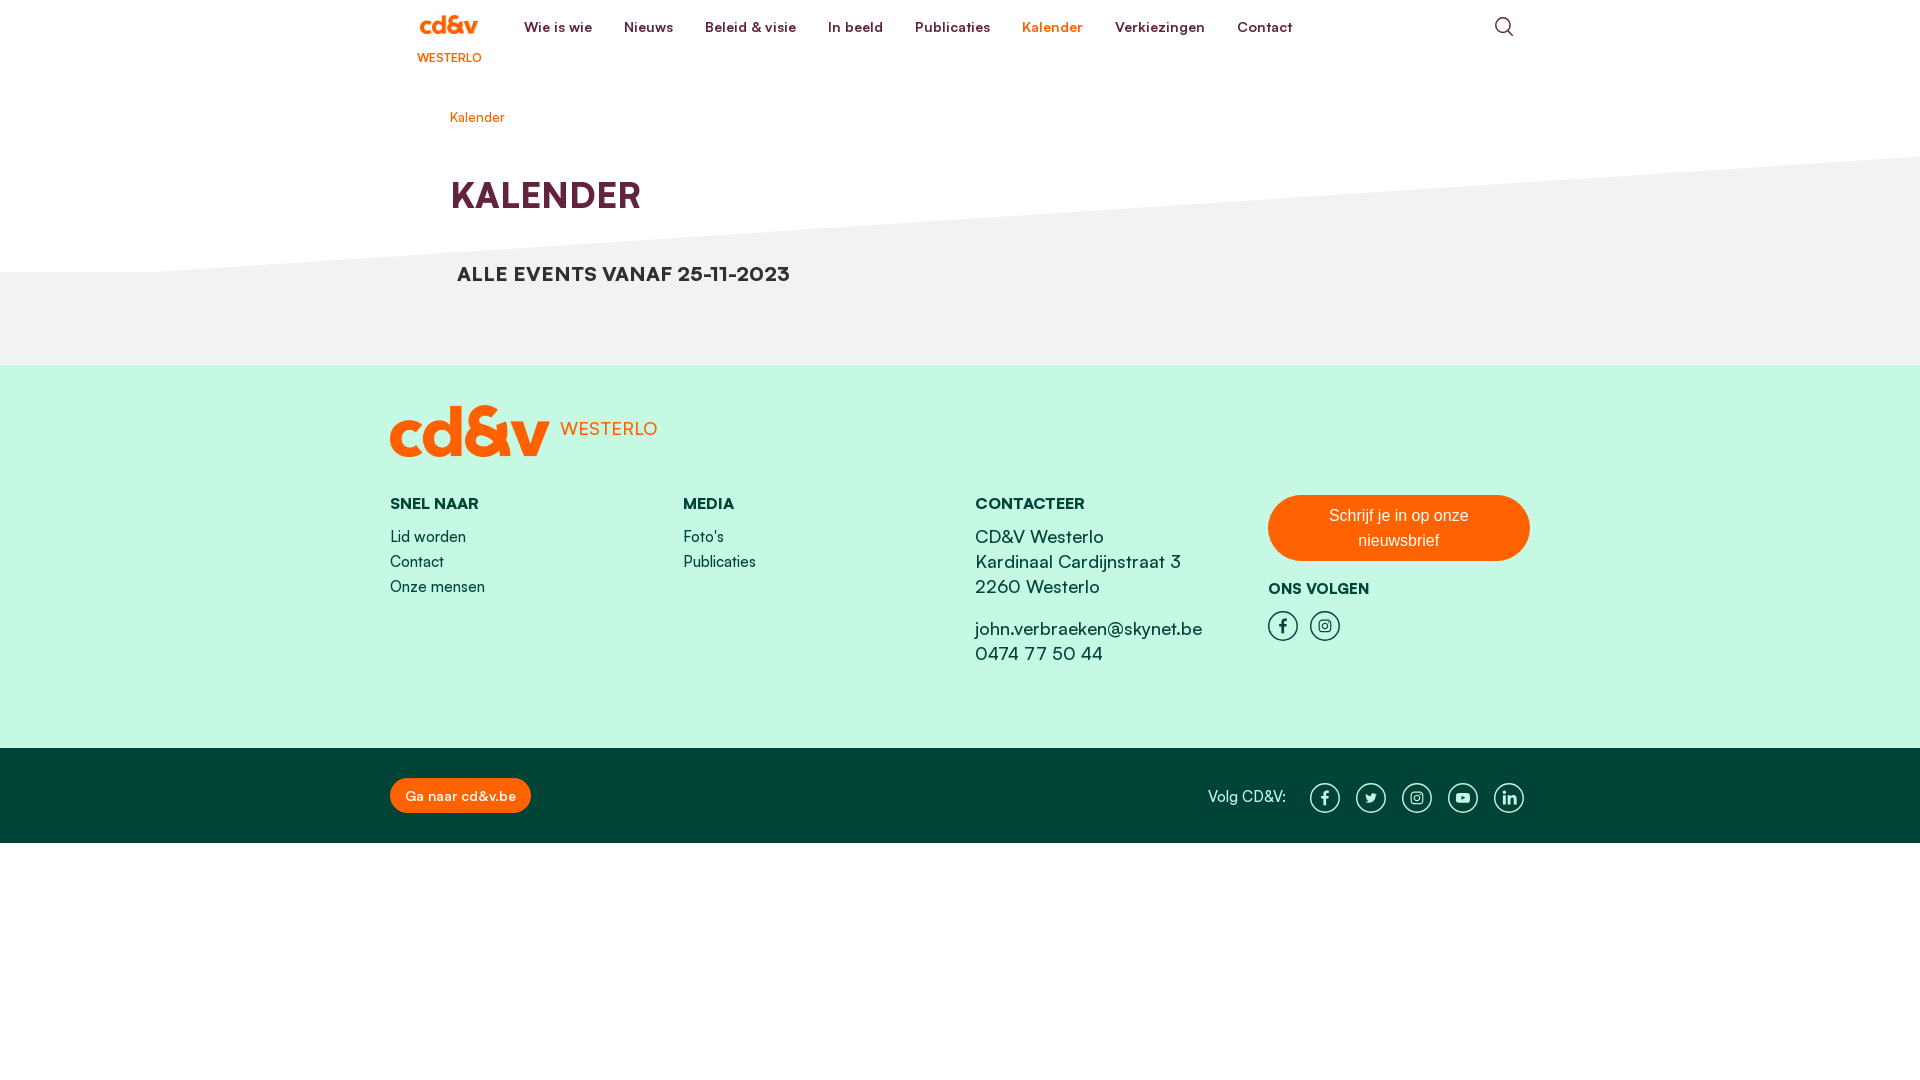 The height and width of the screenshot is (1080, 1920). I want to click on 'Beleid & visie', so click(749, 27).